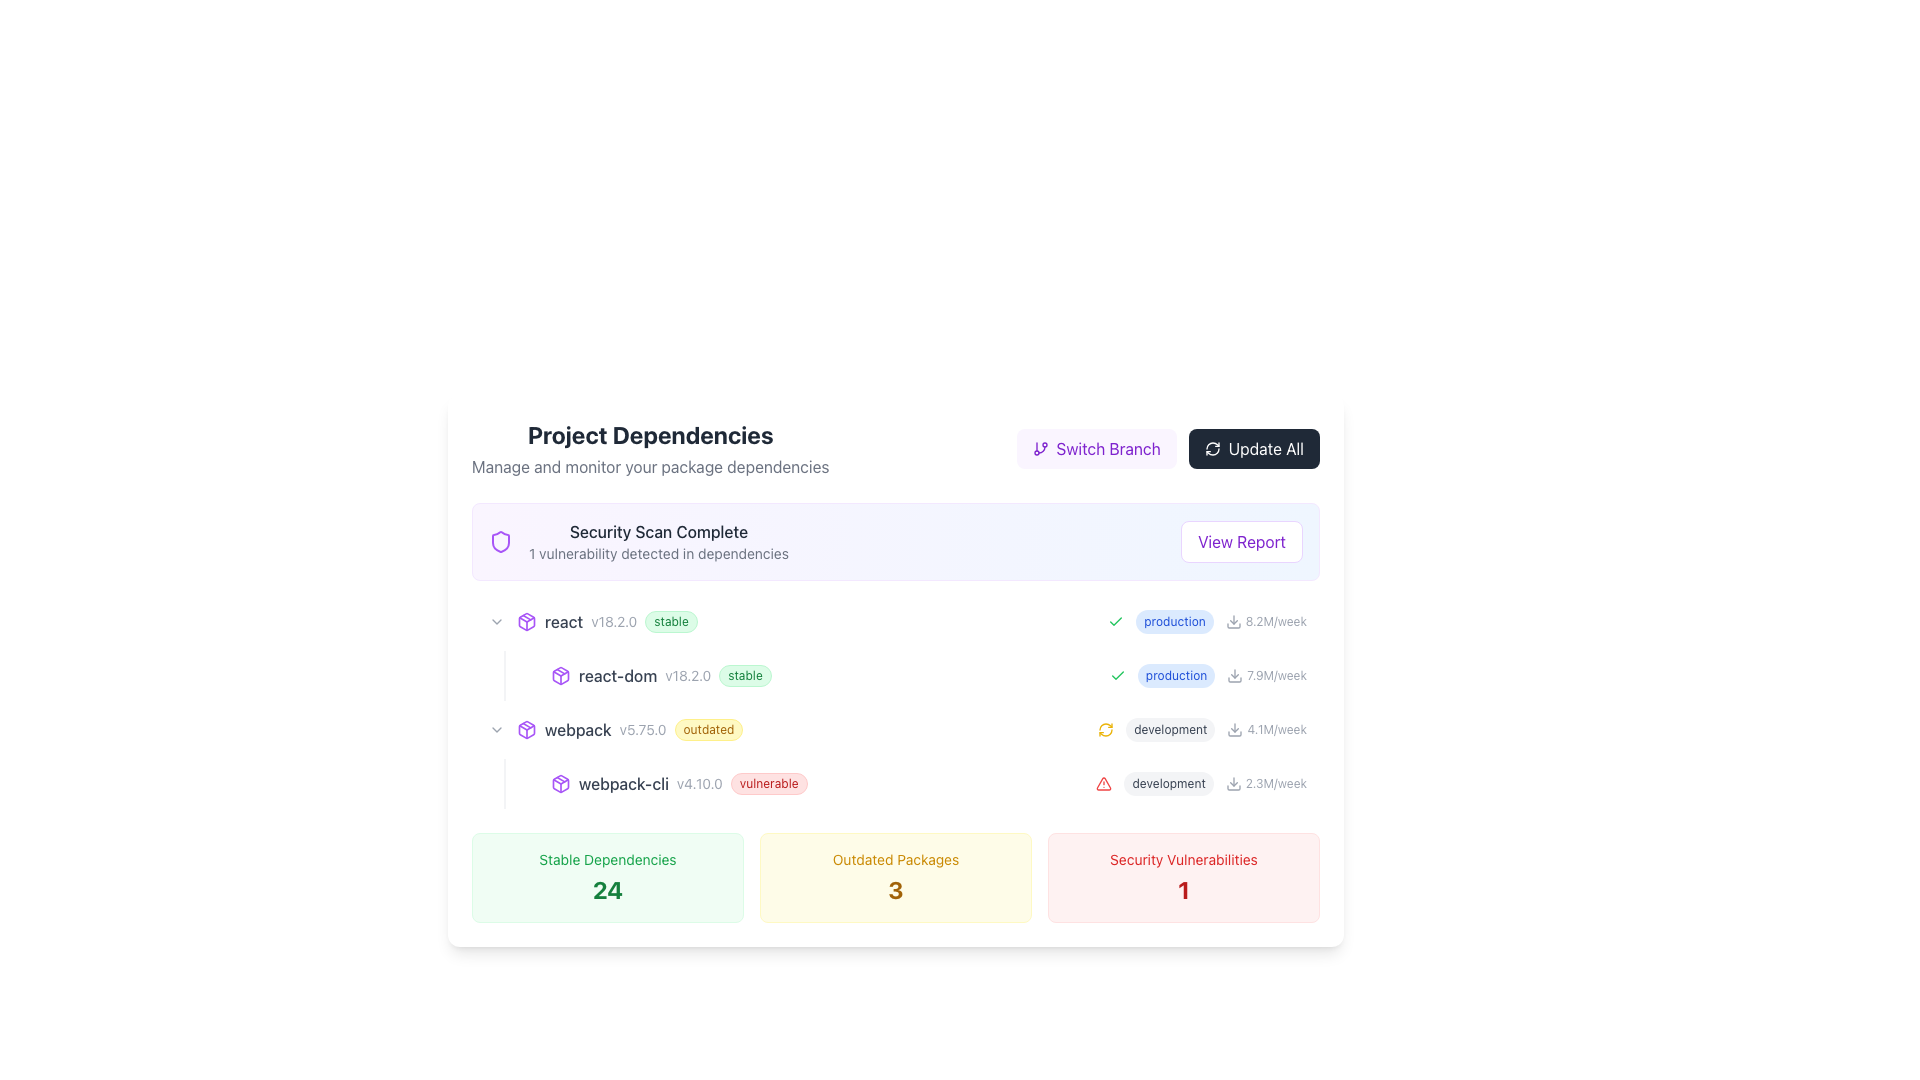 The width and height of the screenshot is (1920, 1080). What do you see at coordinates (1184, 859) in the screenshot?
I see `the label describing security vulnerability information located in the bottom-right section of the interface` at bounding box center [1184, 859].